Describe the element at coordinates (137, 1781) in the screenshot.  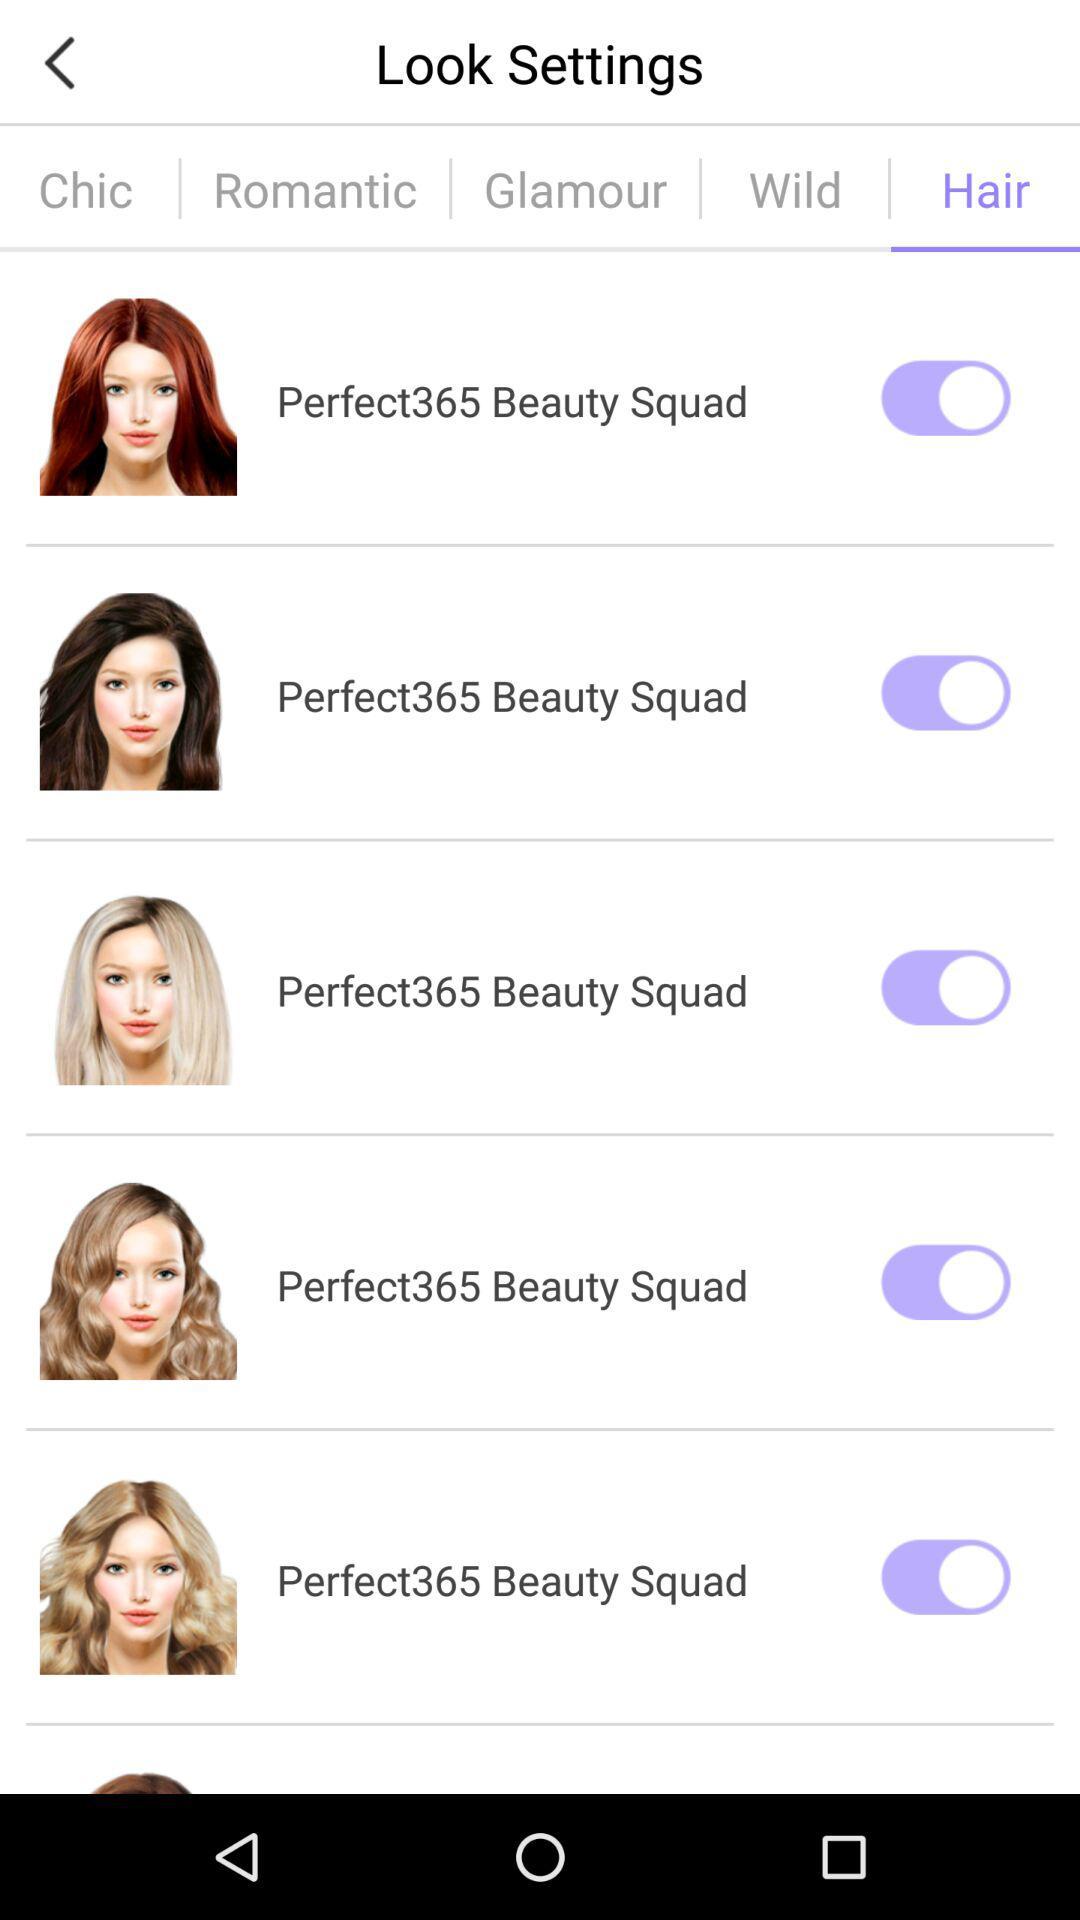
I see `the 6th row image in display` at that location.